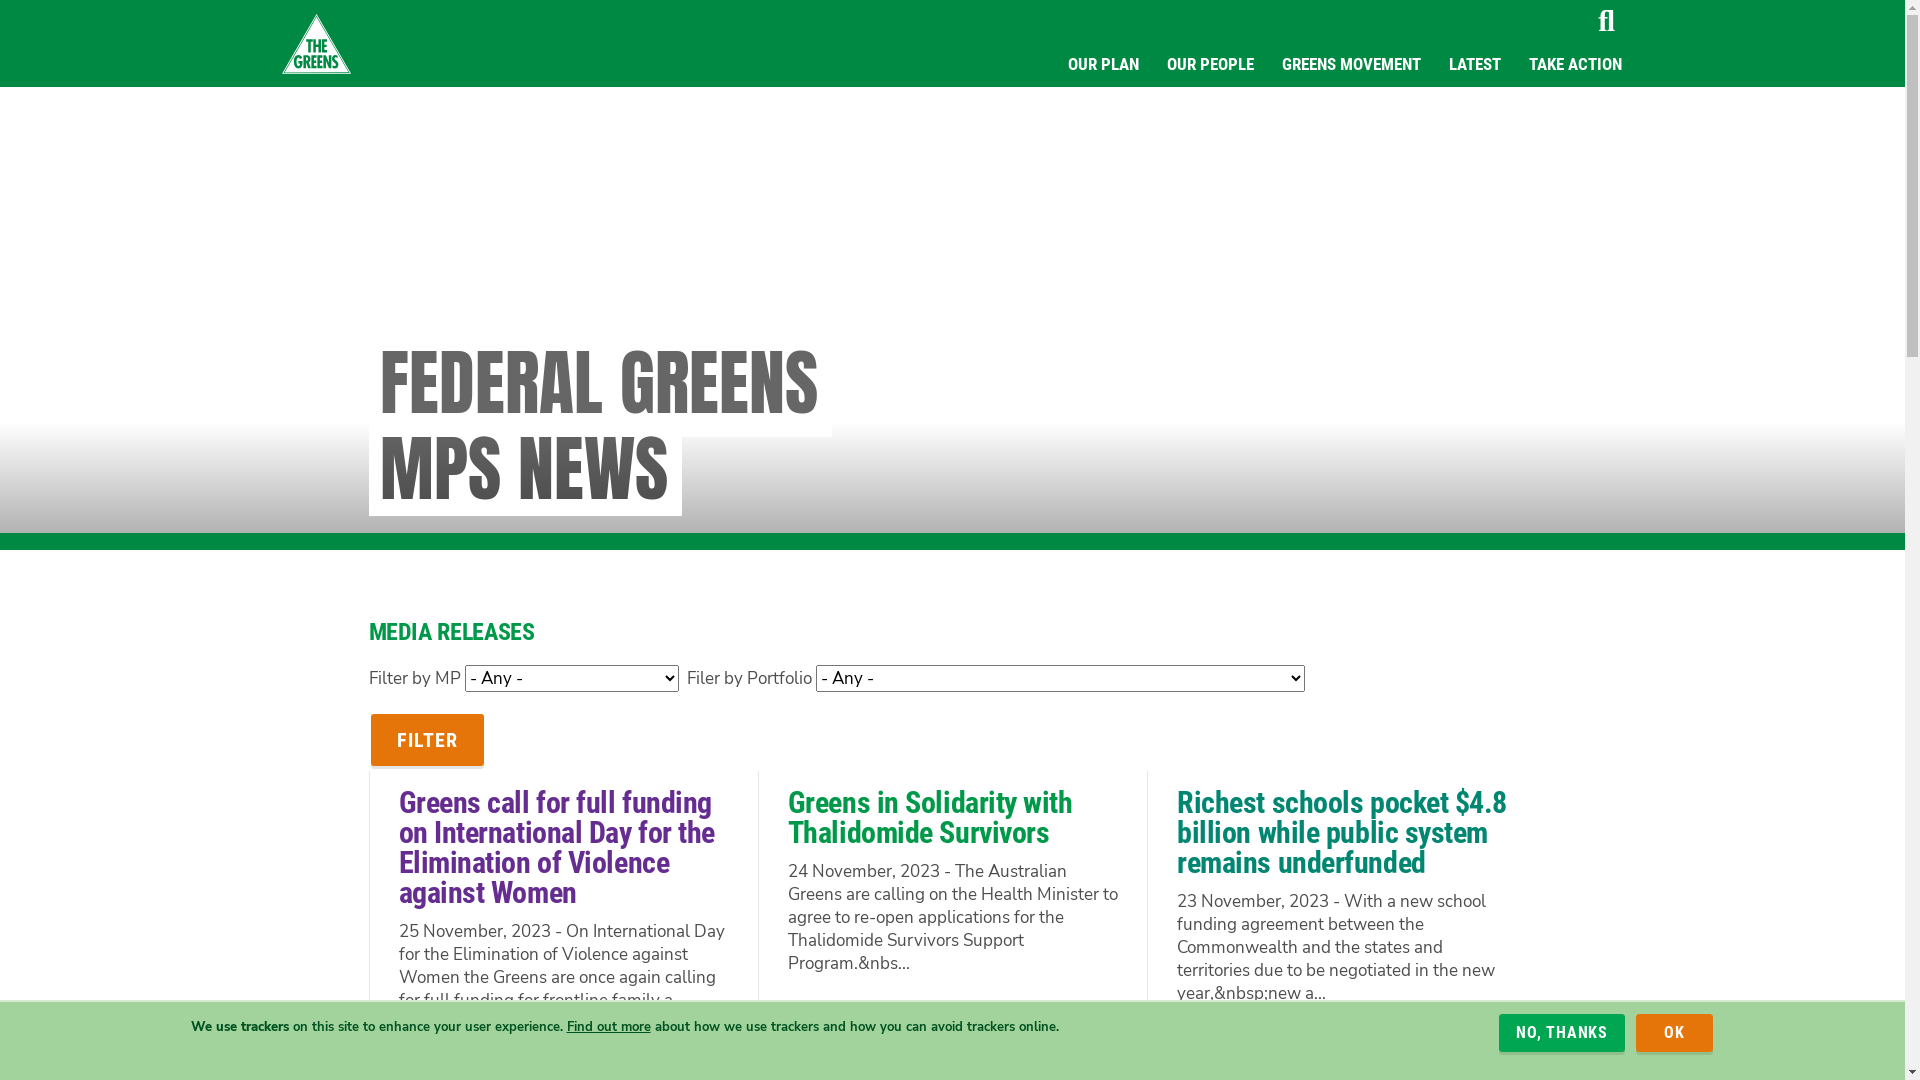  I want to click on 'Filter', so click(425, 740).